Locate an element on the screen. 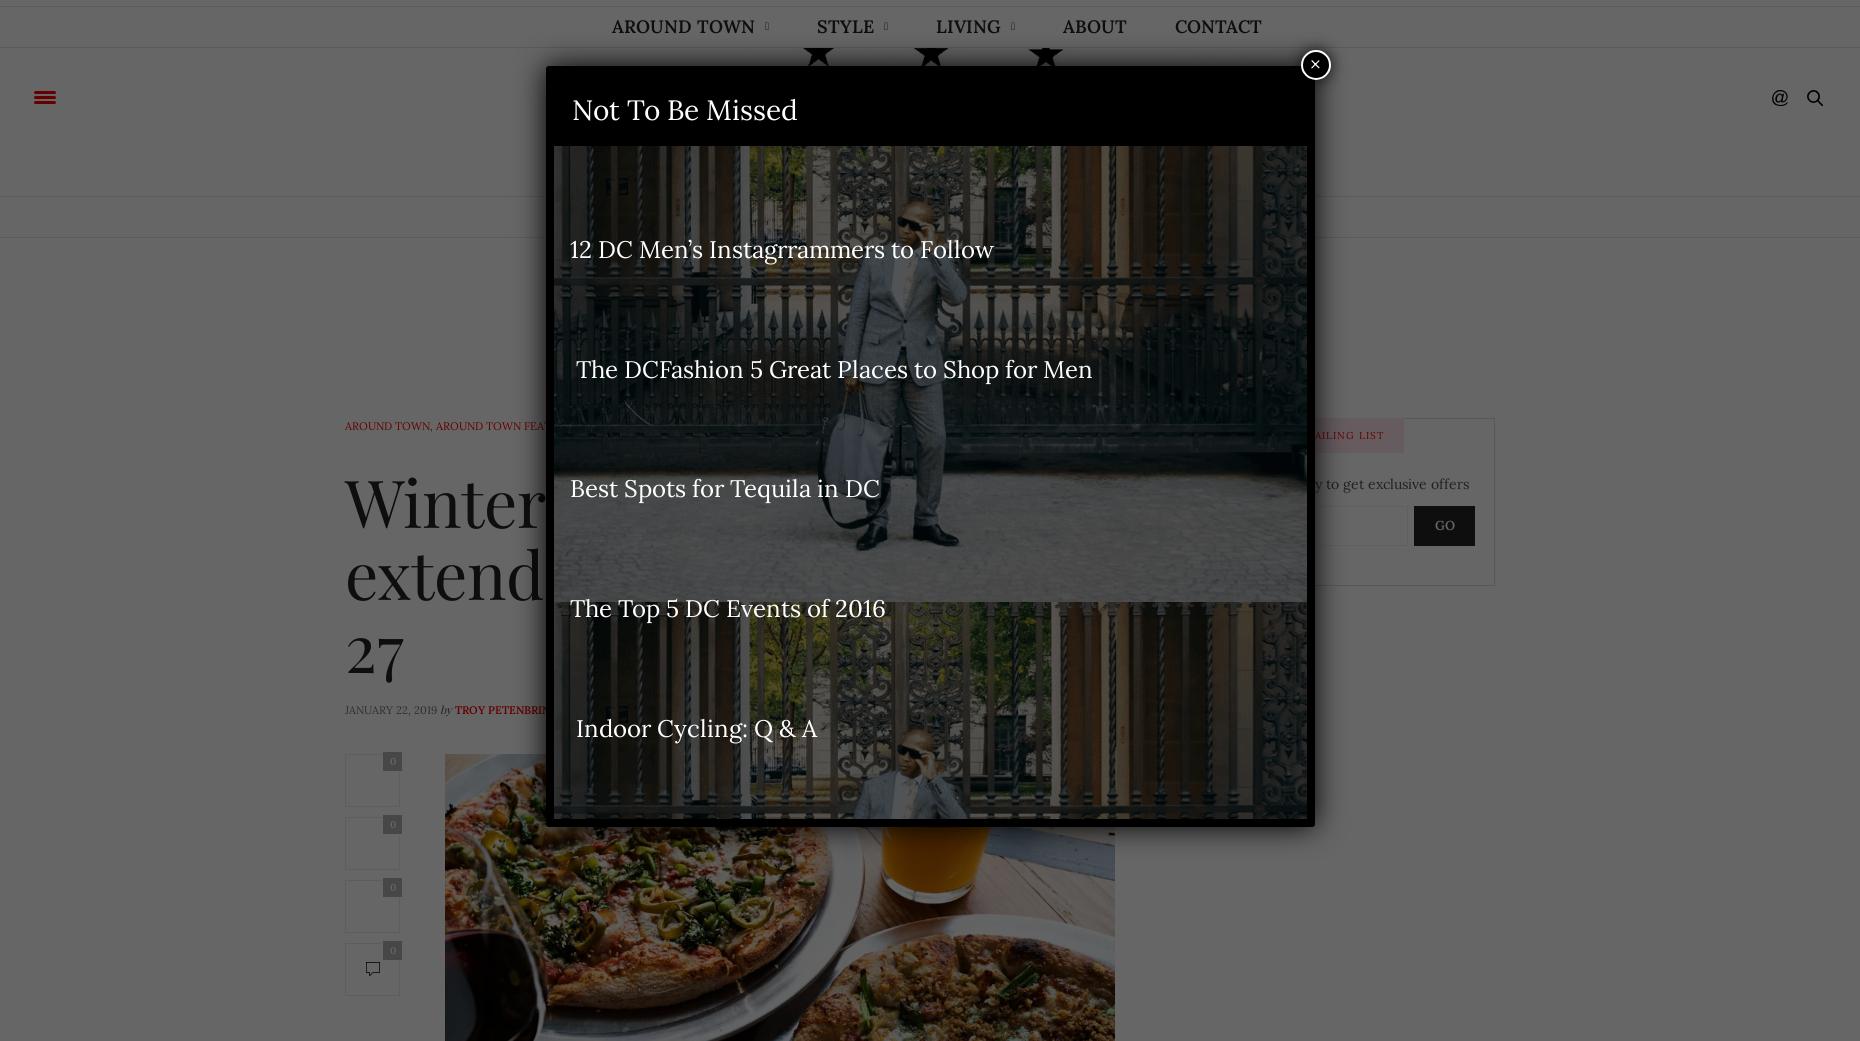 This screenshot has width=1860, height=1041. 'Troy Petenbrink' is located at coordinates (505, 708).